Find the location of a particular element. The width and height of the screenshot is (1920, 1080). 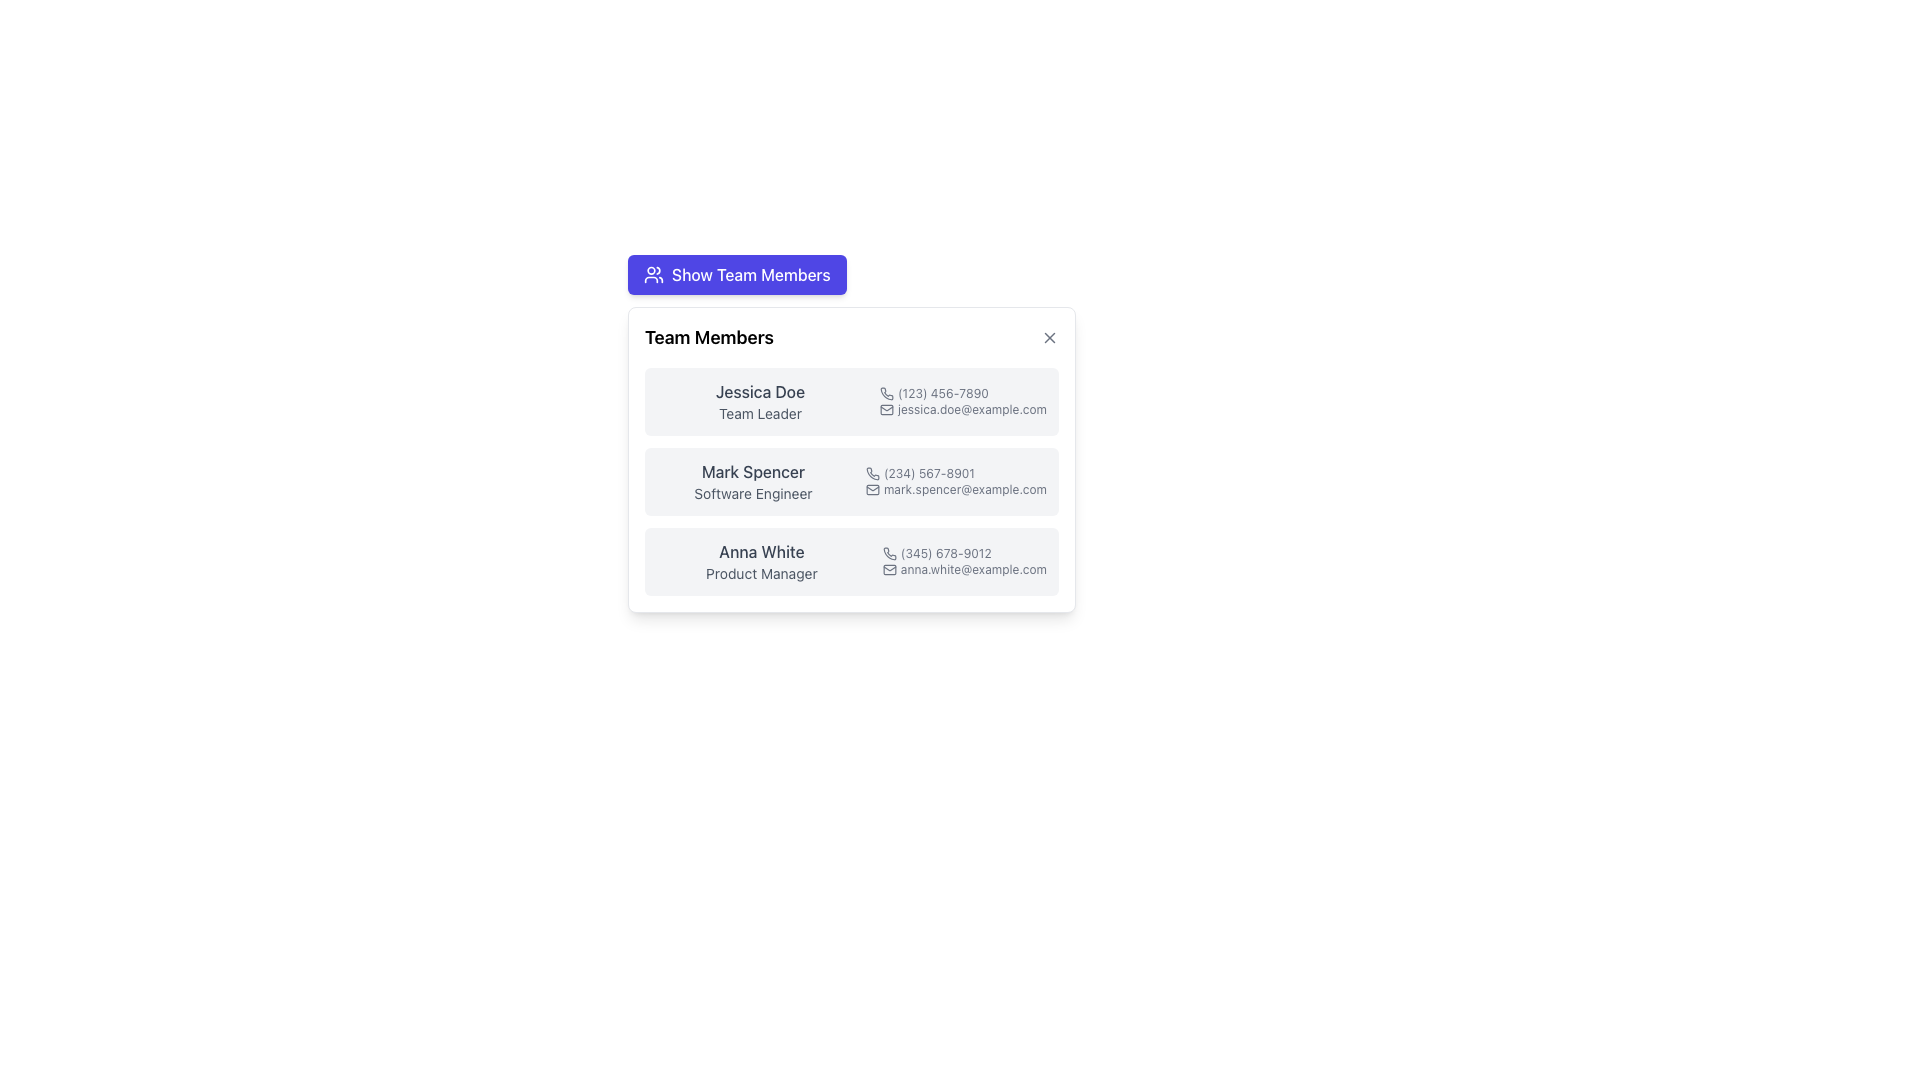

the text label displaying 'Anna White' in the 'Team Members' section, which is the first line of the third entry is located at coordinates (760, 551).